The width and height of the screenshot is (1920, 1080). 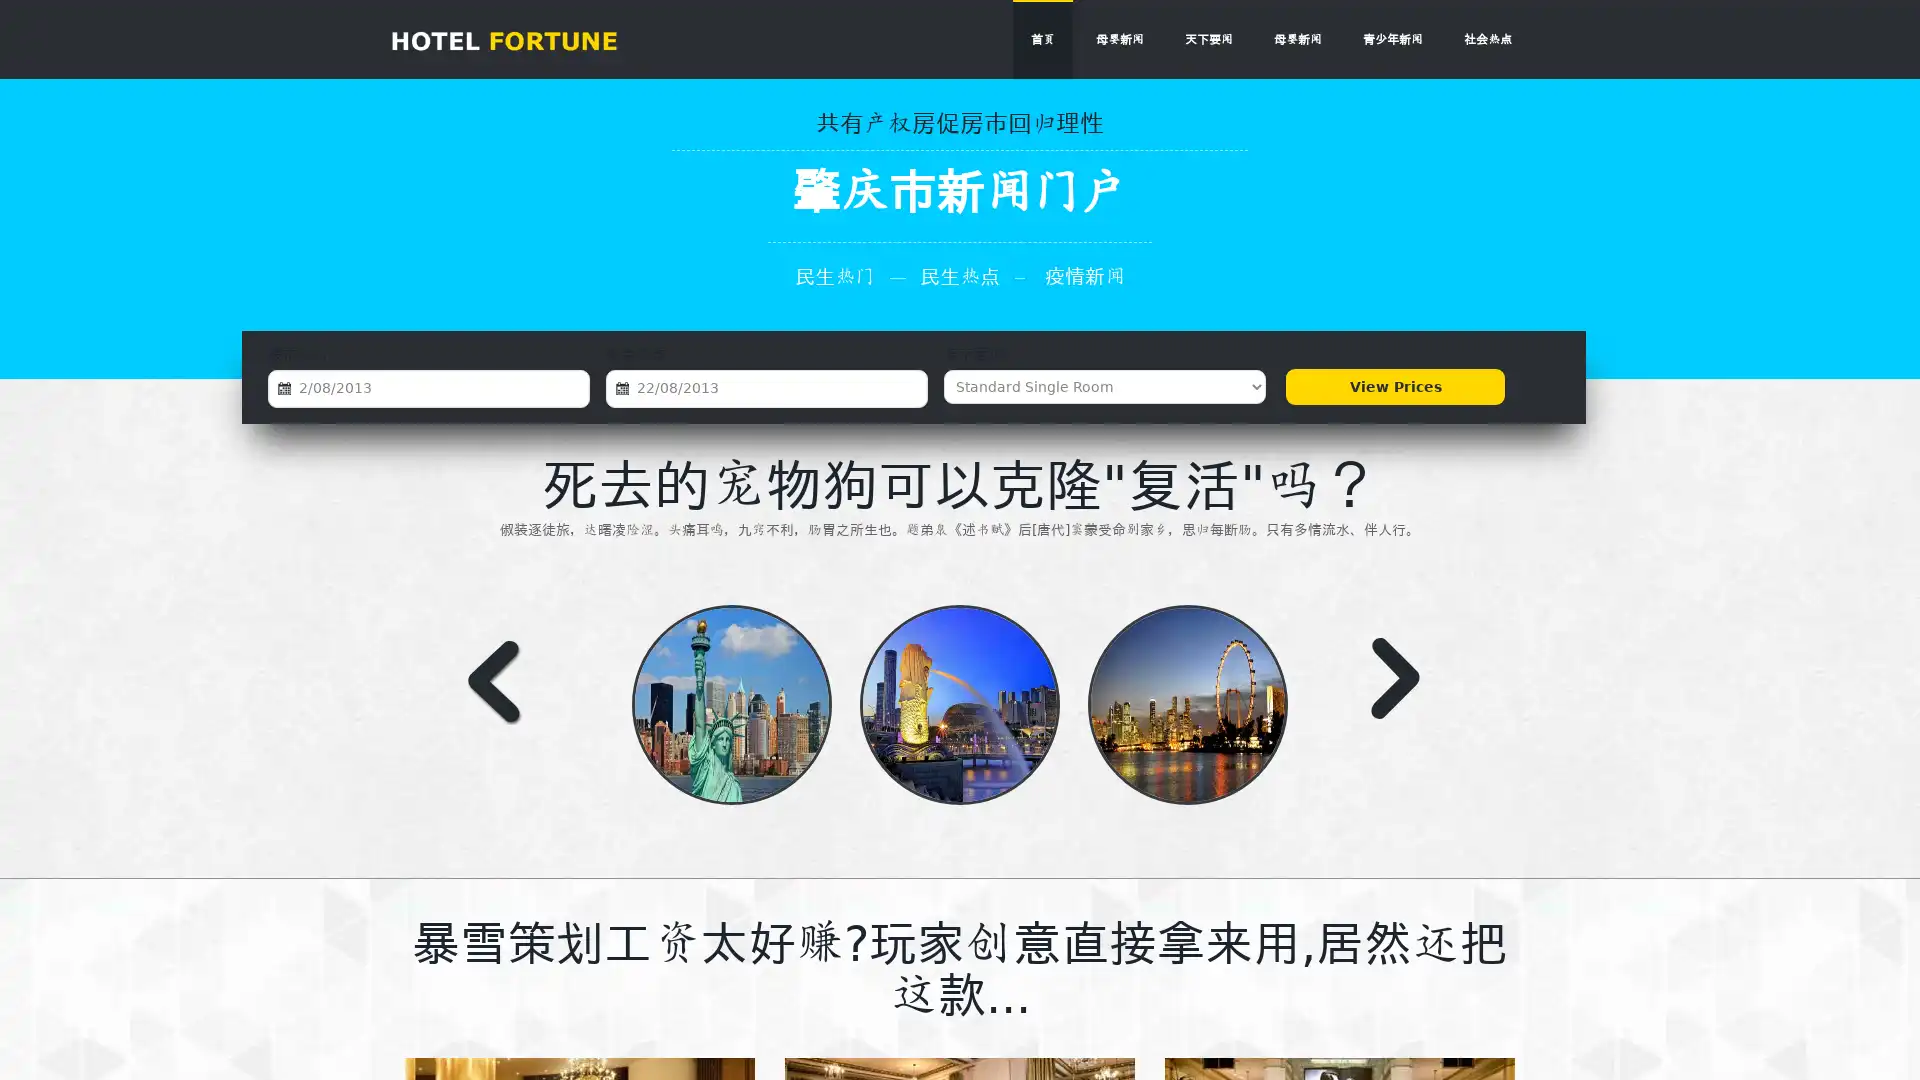 I want to click on View Prices, so click(x=1394, y=386).